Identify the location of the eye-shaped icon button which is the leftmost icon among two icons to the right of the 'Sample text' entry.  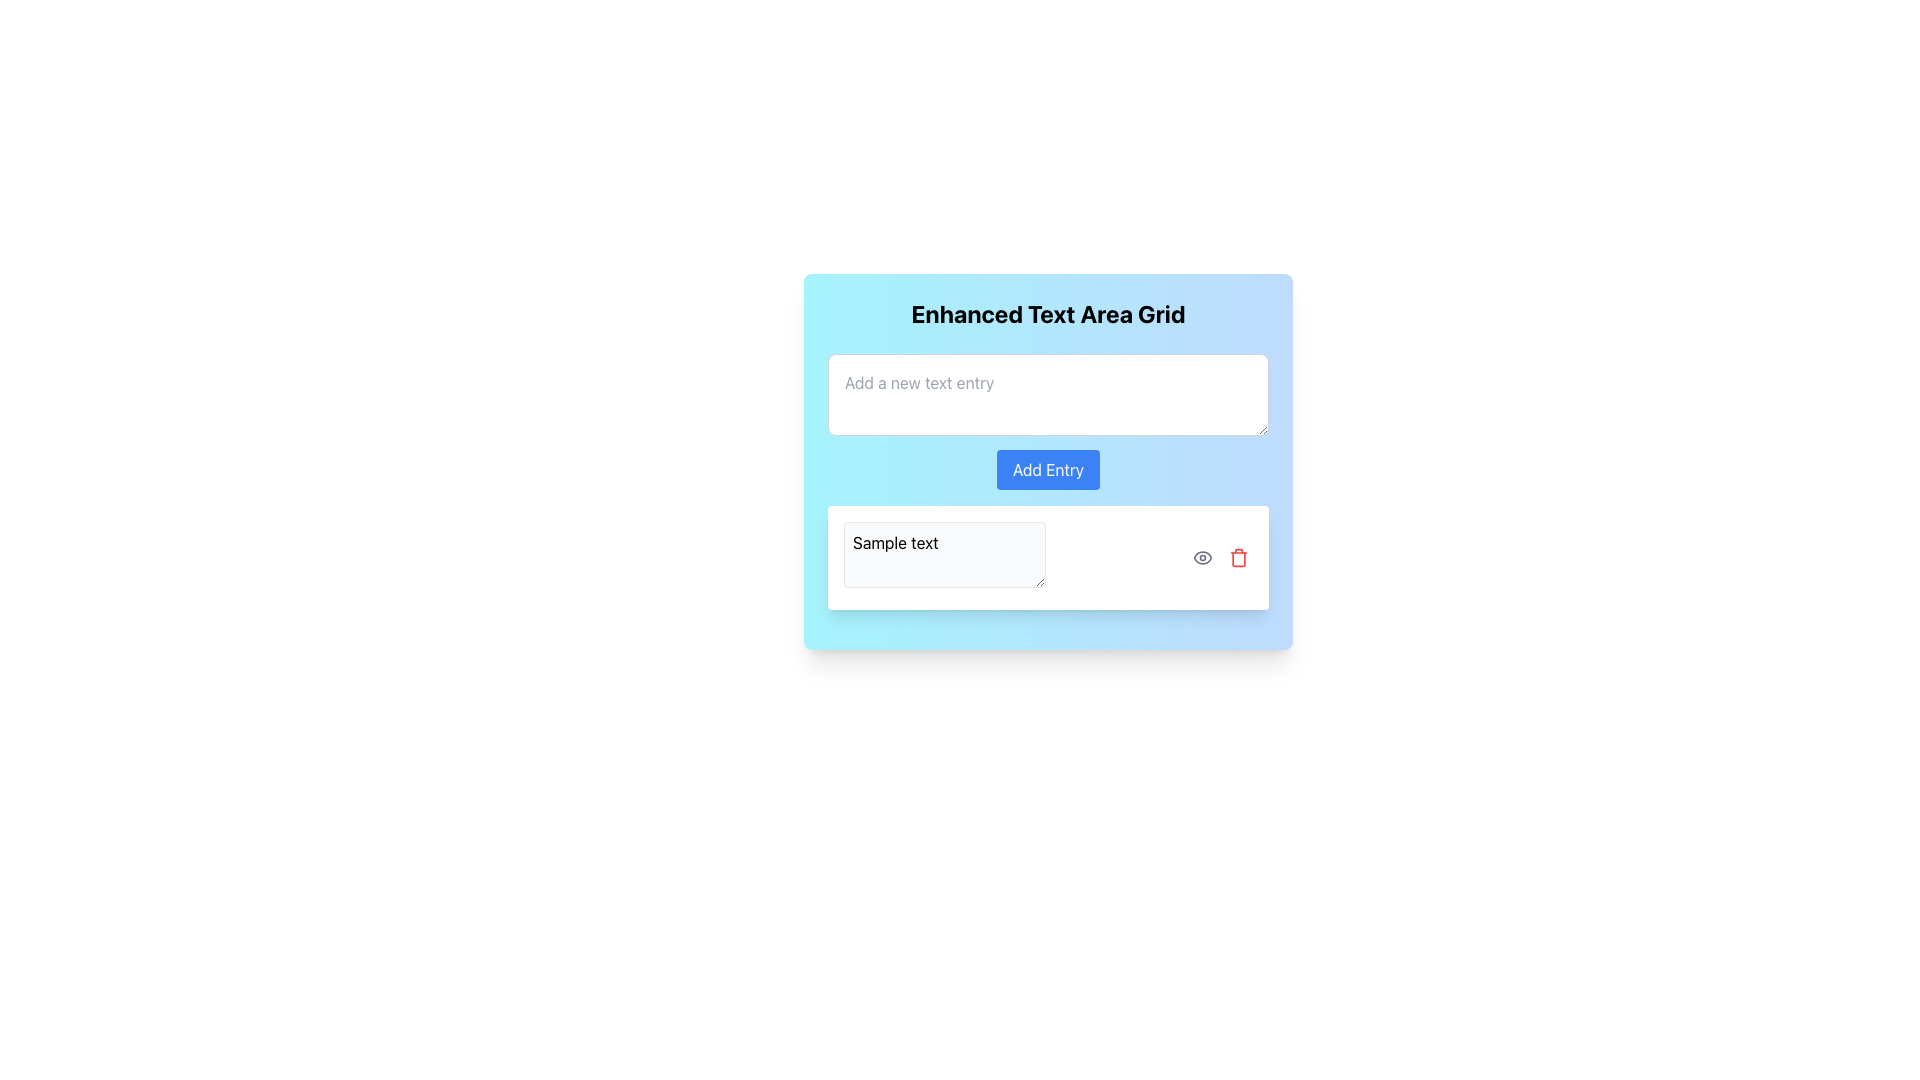
(1202, 558).